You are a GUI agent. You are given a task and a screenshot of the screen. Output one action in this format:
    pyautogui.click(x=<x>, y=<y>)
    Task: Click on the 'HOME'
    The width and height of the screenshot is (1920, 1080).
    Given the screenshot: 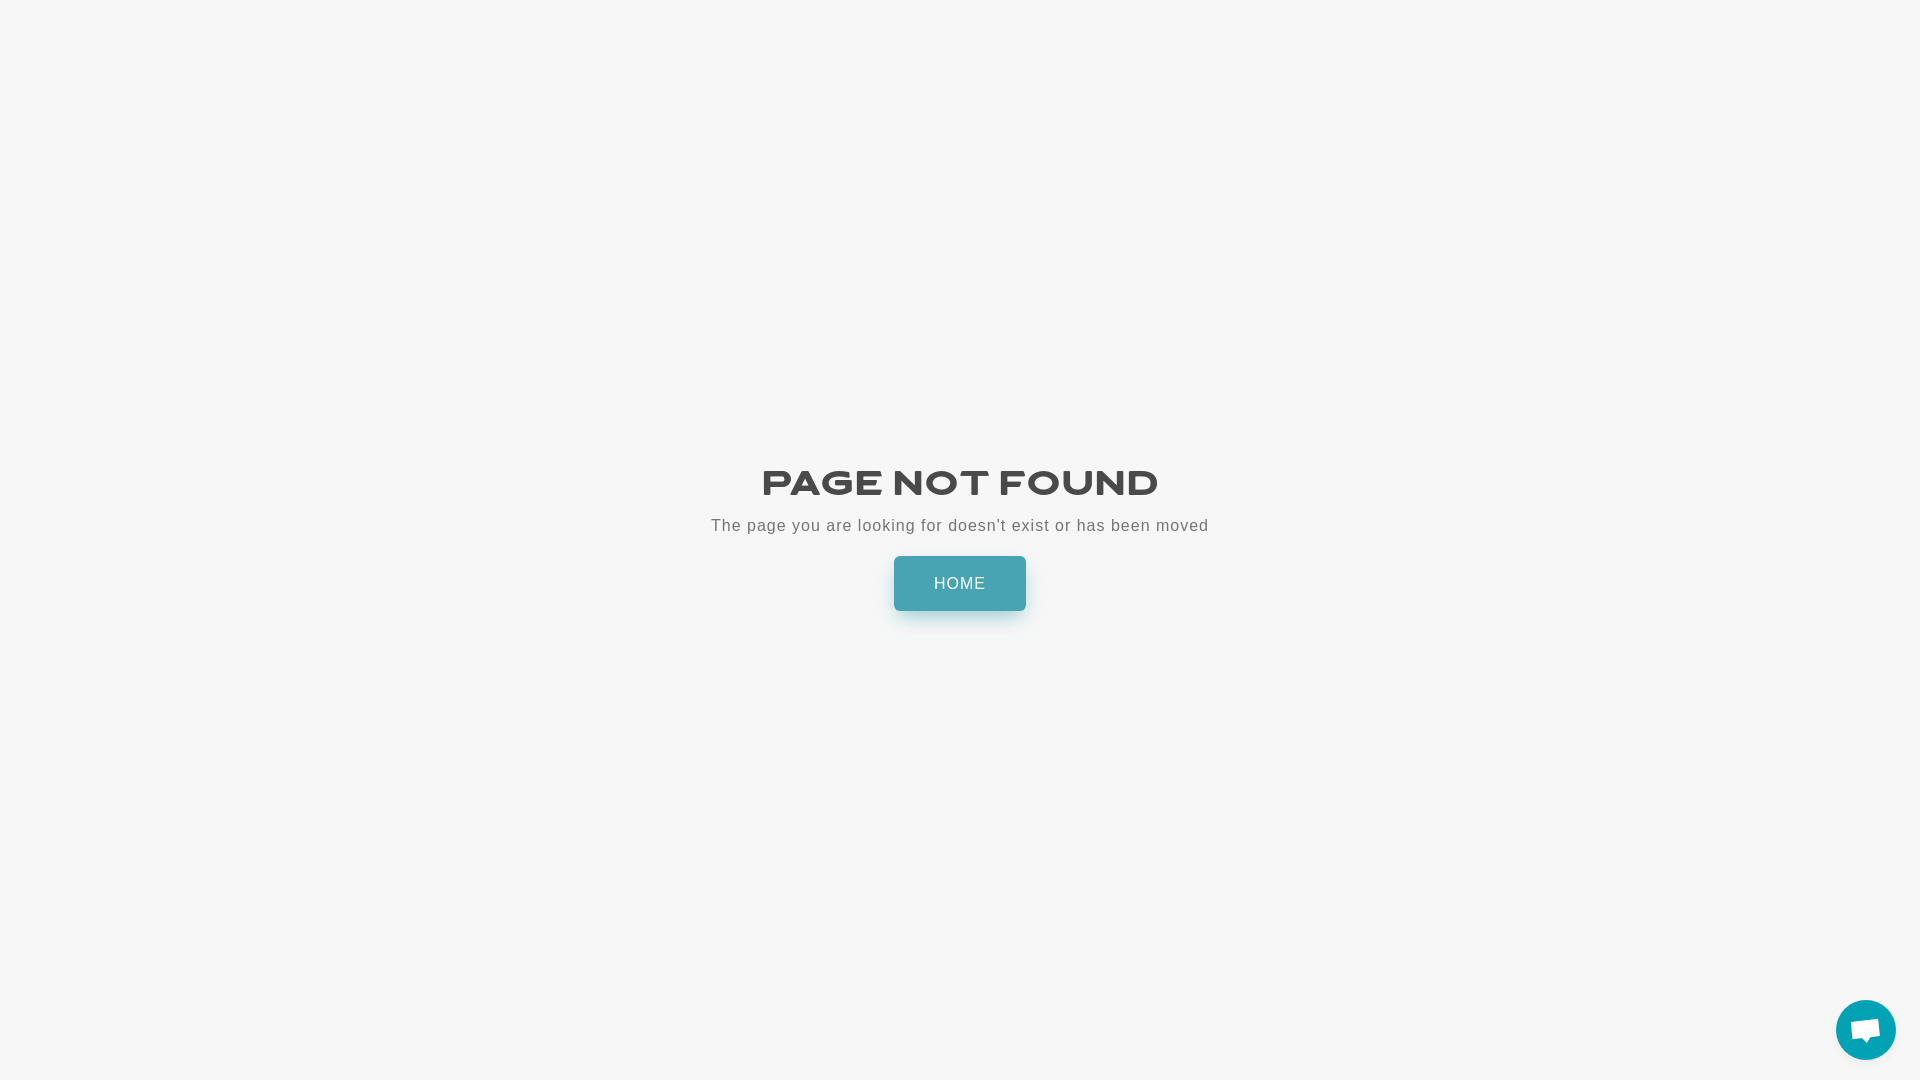 What is the action you would take?
    pyautogui.click(x=960, y=583)
    